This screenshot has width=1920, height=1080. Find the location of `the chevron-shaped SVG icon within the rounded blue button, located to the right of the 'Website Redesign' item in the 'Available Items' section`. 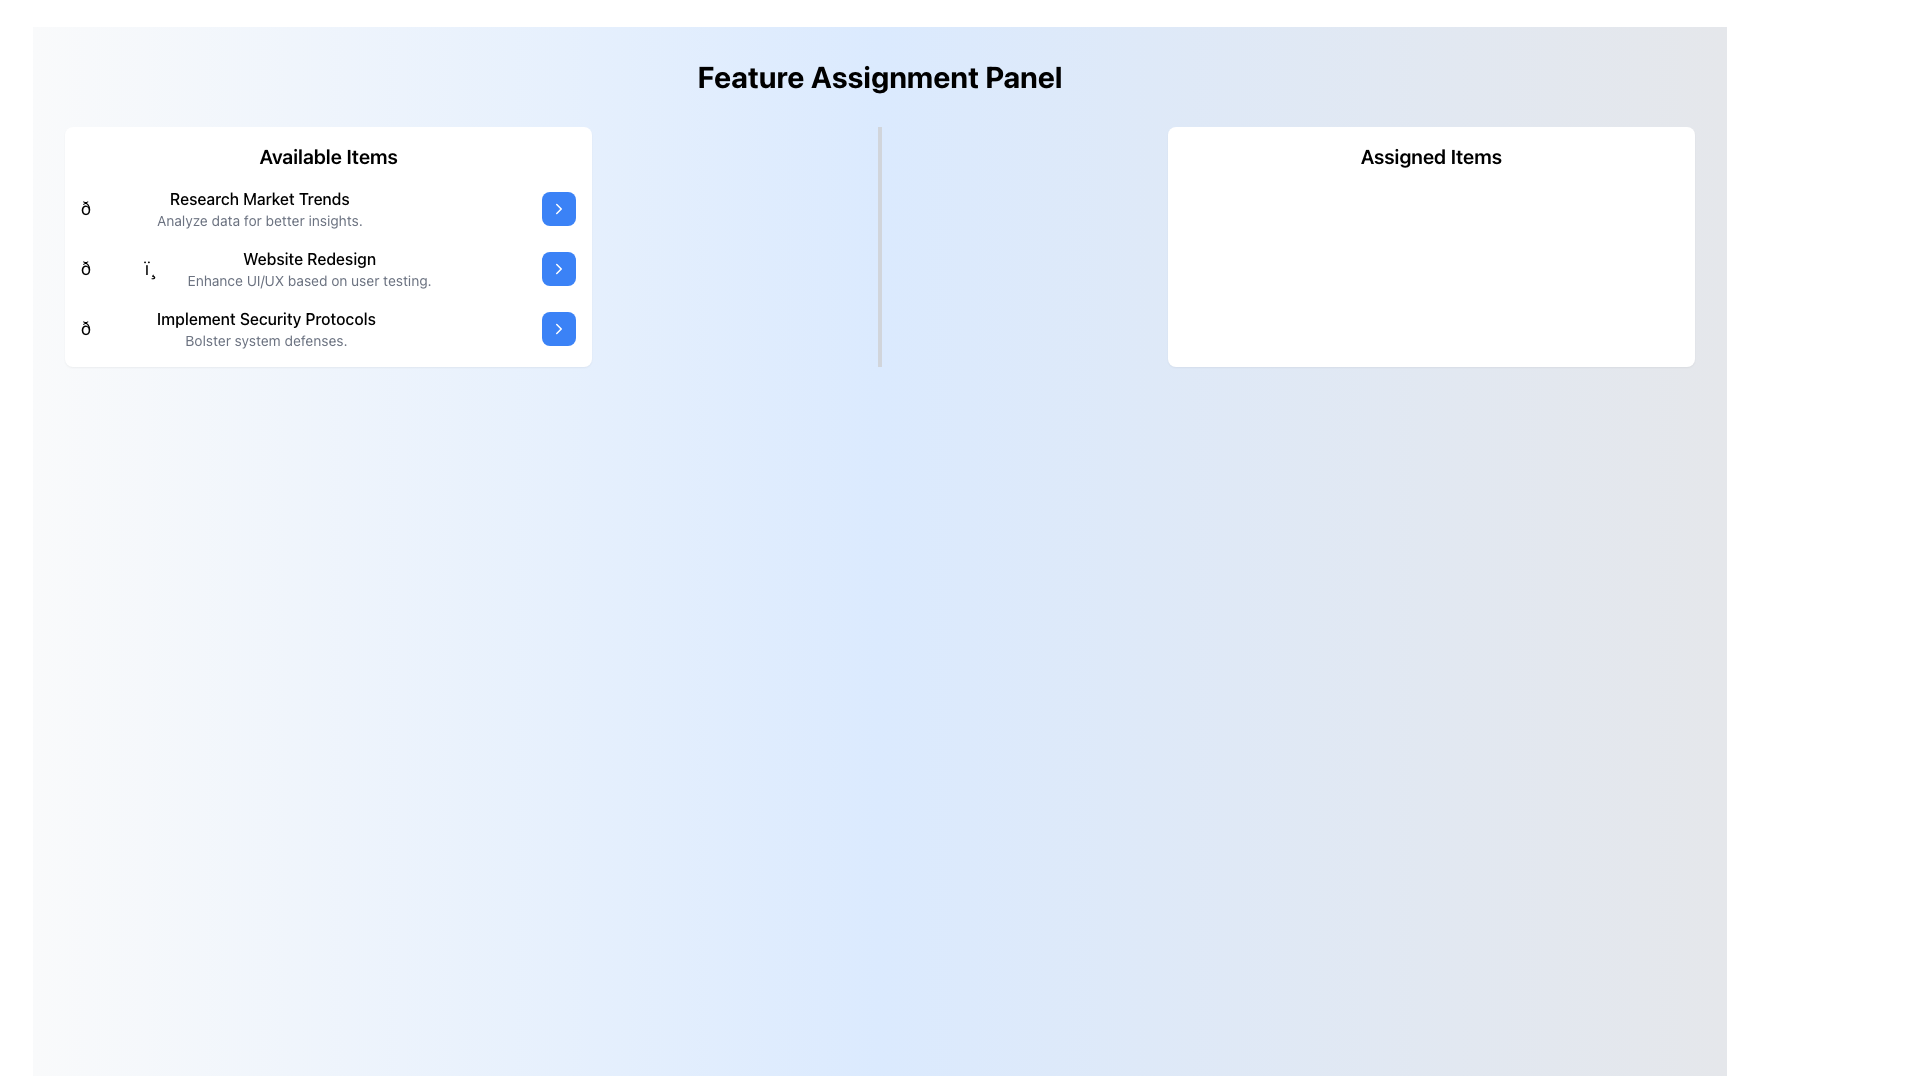

the chevron-shaped SVG icon within the rounded blue button, located to the right of the 'Website Redesign' item in the 'Available Items' section is located at coordinates (559, 268).